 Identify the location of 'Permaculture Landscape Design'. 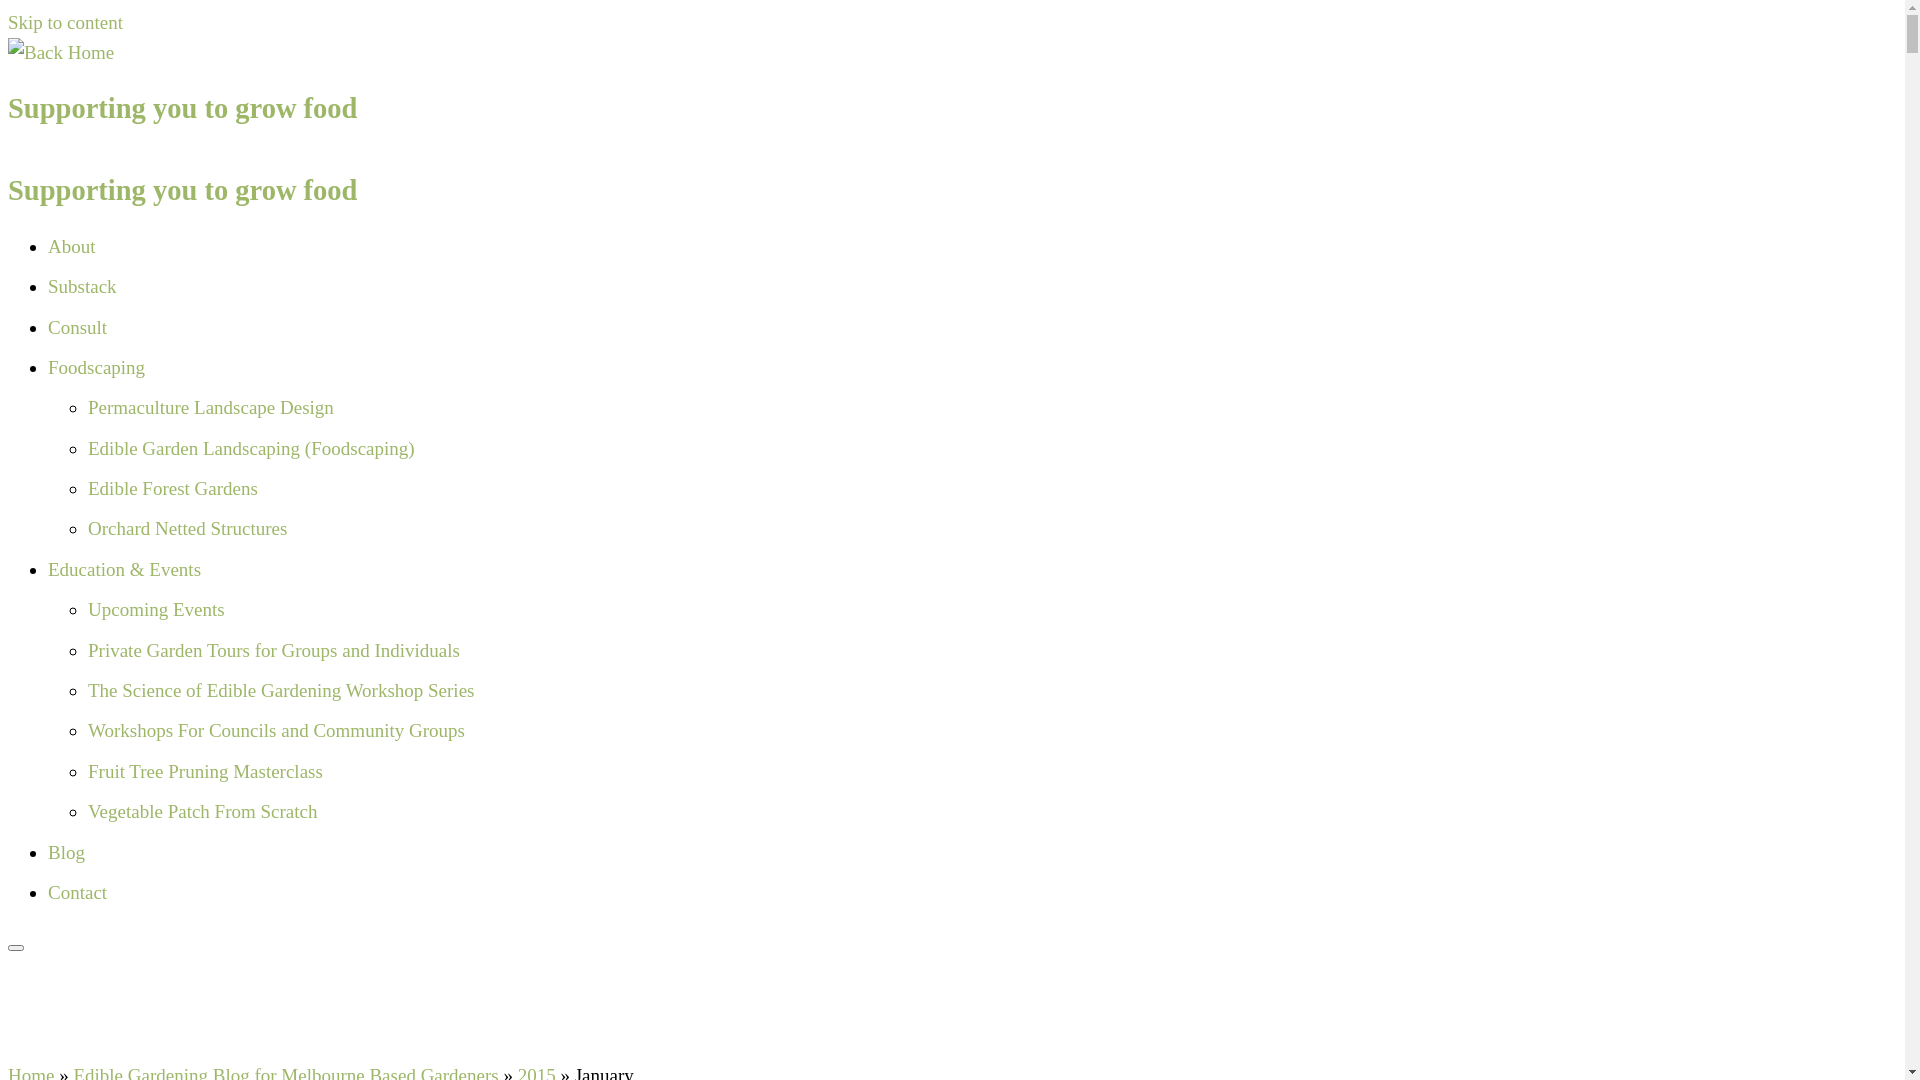
(211, 406).